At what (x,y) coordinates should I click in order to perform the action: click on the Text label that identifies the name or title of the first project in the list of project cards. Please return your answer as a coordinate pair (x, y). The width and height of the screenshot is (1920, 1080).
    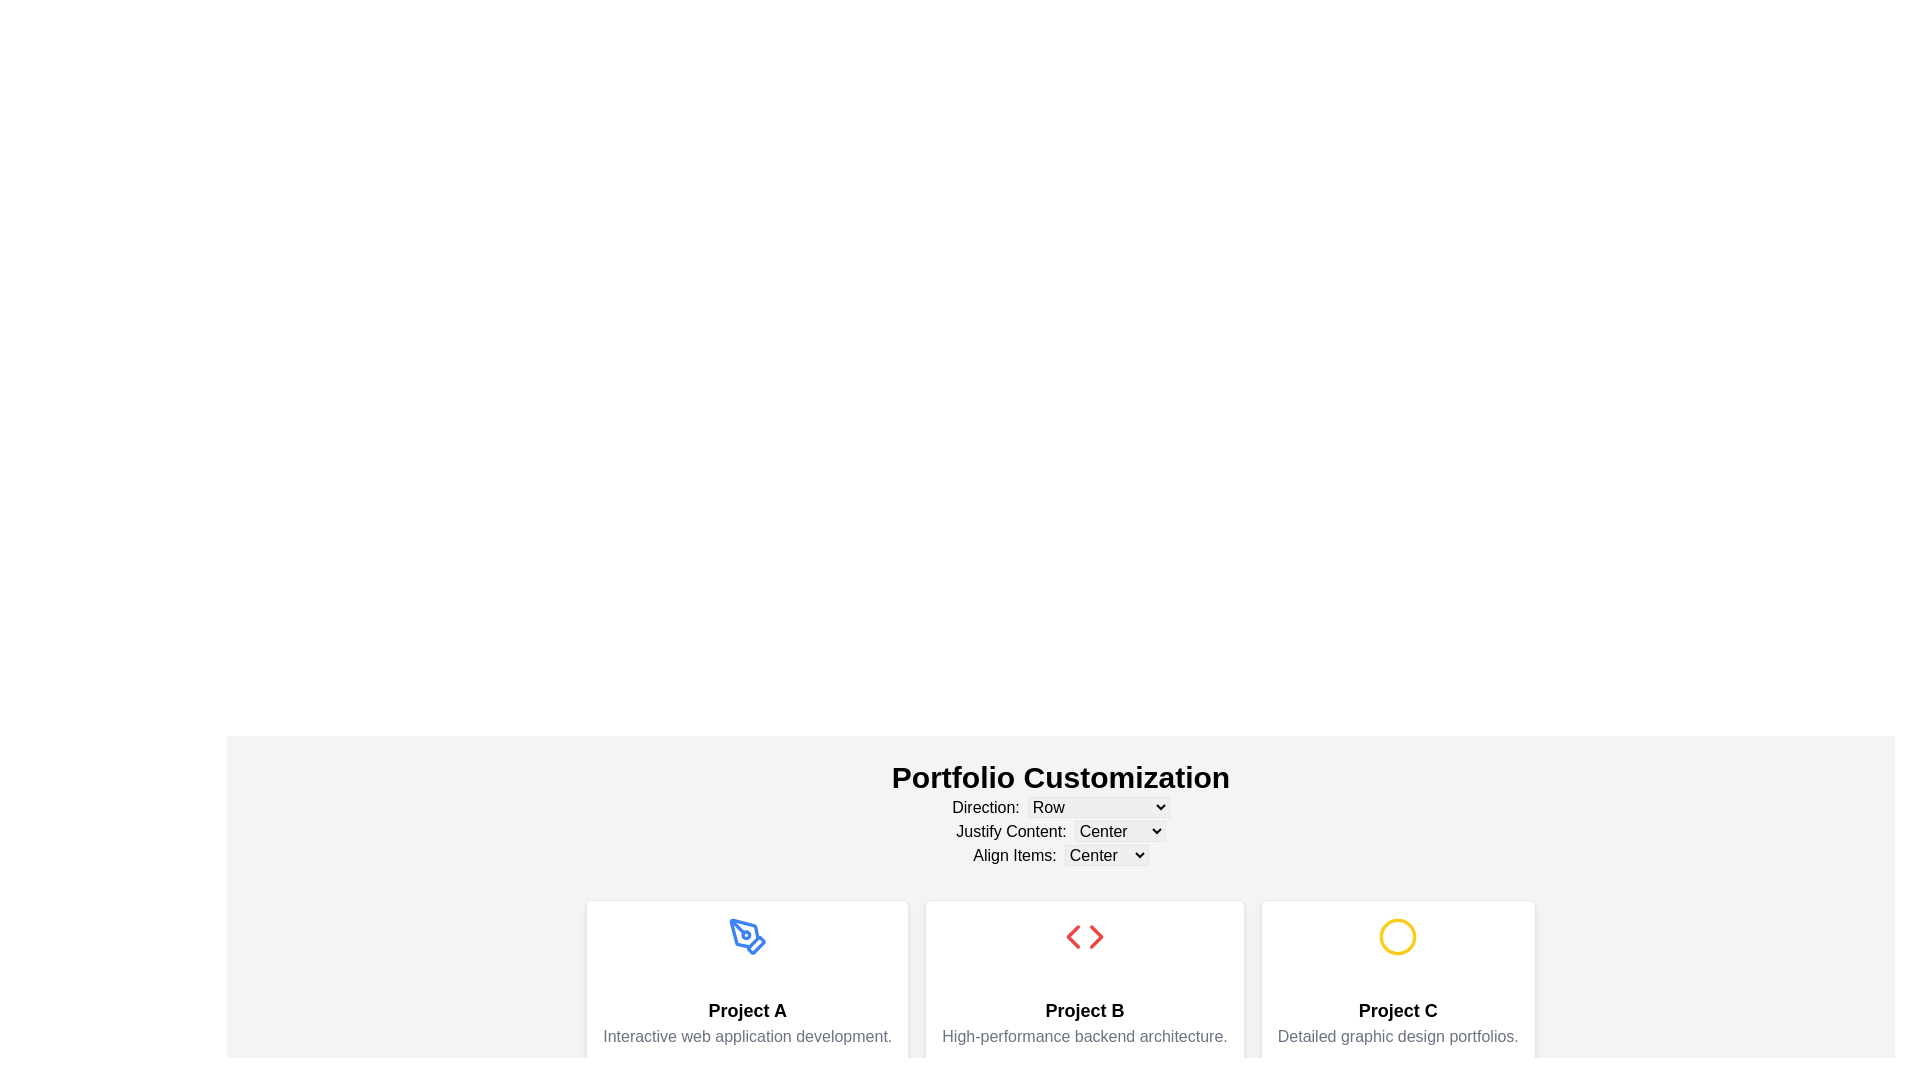
    Looking at the image, I should click on (746, 1010).